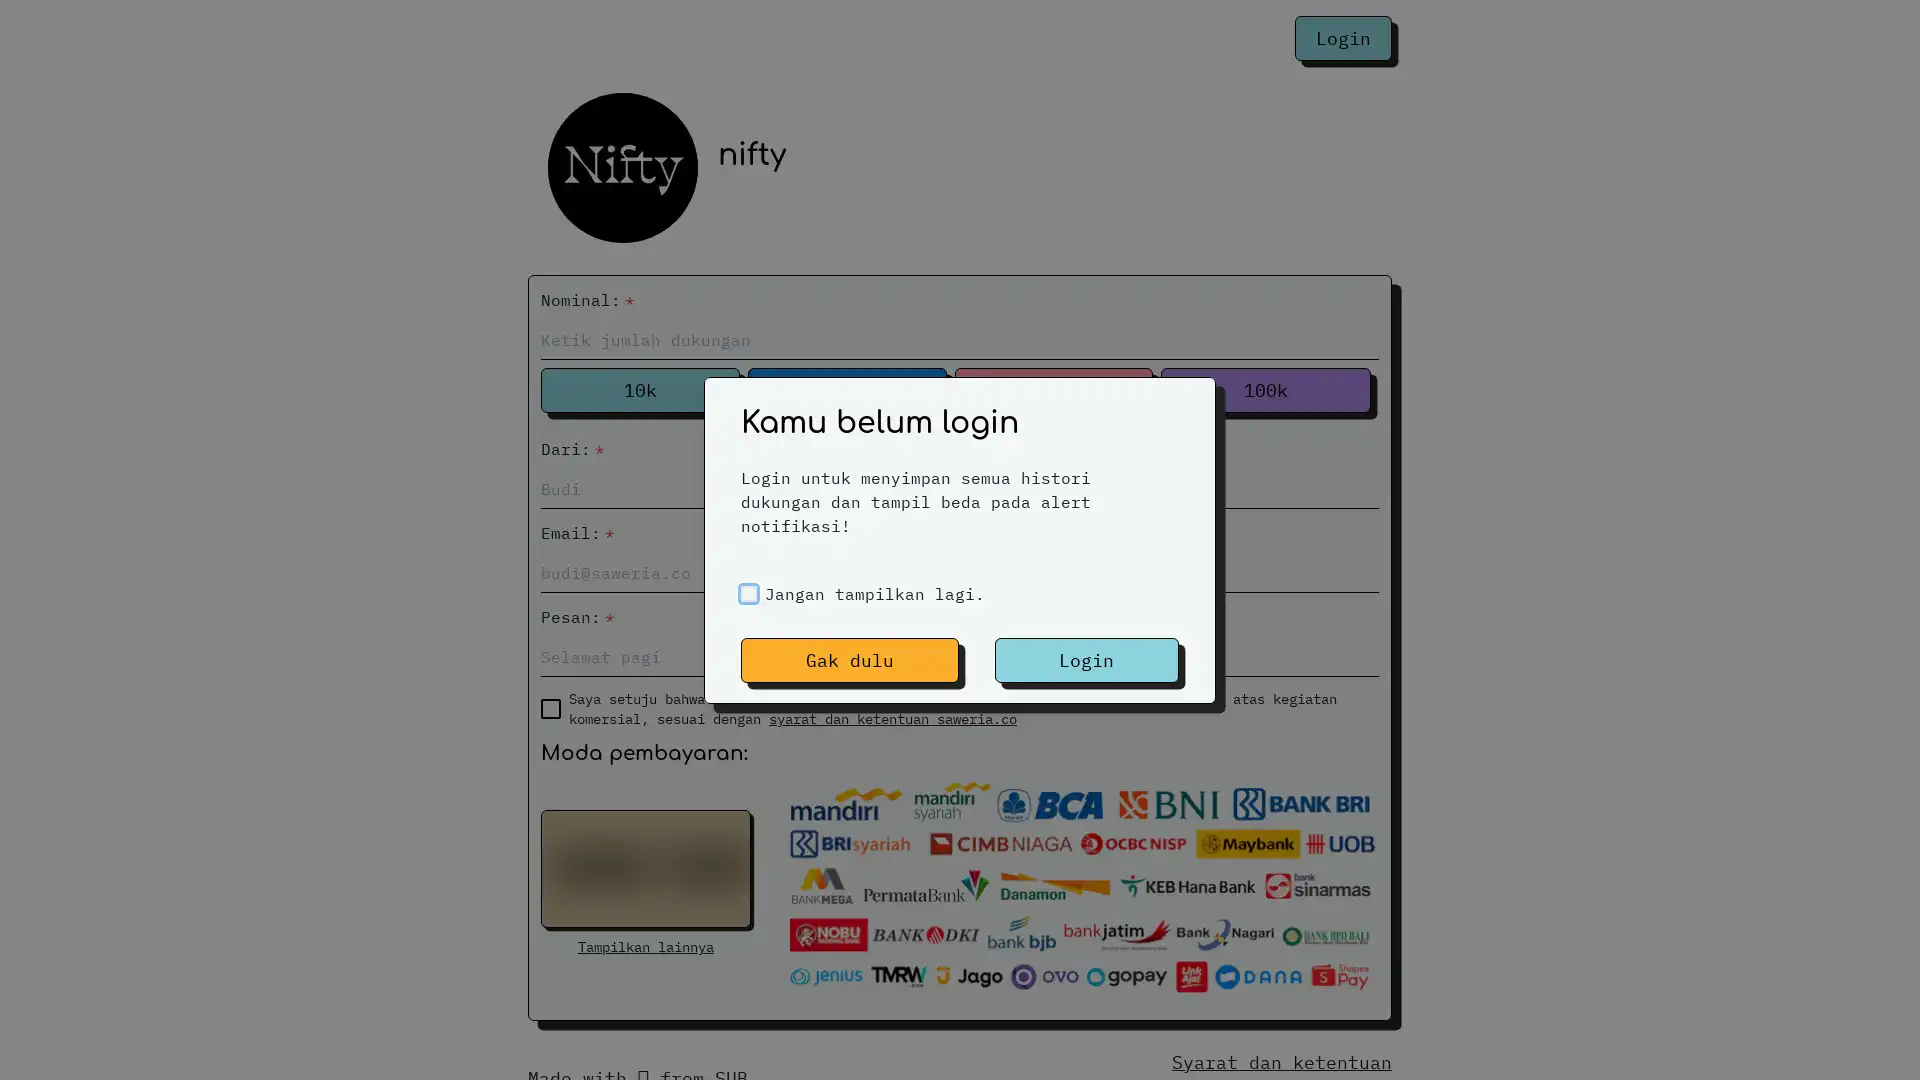  I want to click on Tampilkan lainnya, so click(645, 946).